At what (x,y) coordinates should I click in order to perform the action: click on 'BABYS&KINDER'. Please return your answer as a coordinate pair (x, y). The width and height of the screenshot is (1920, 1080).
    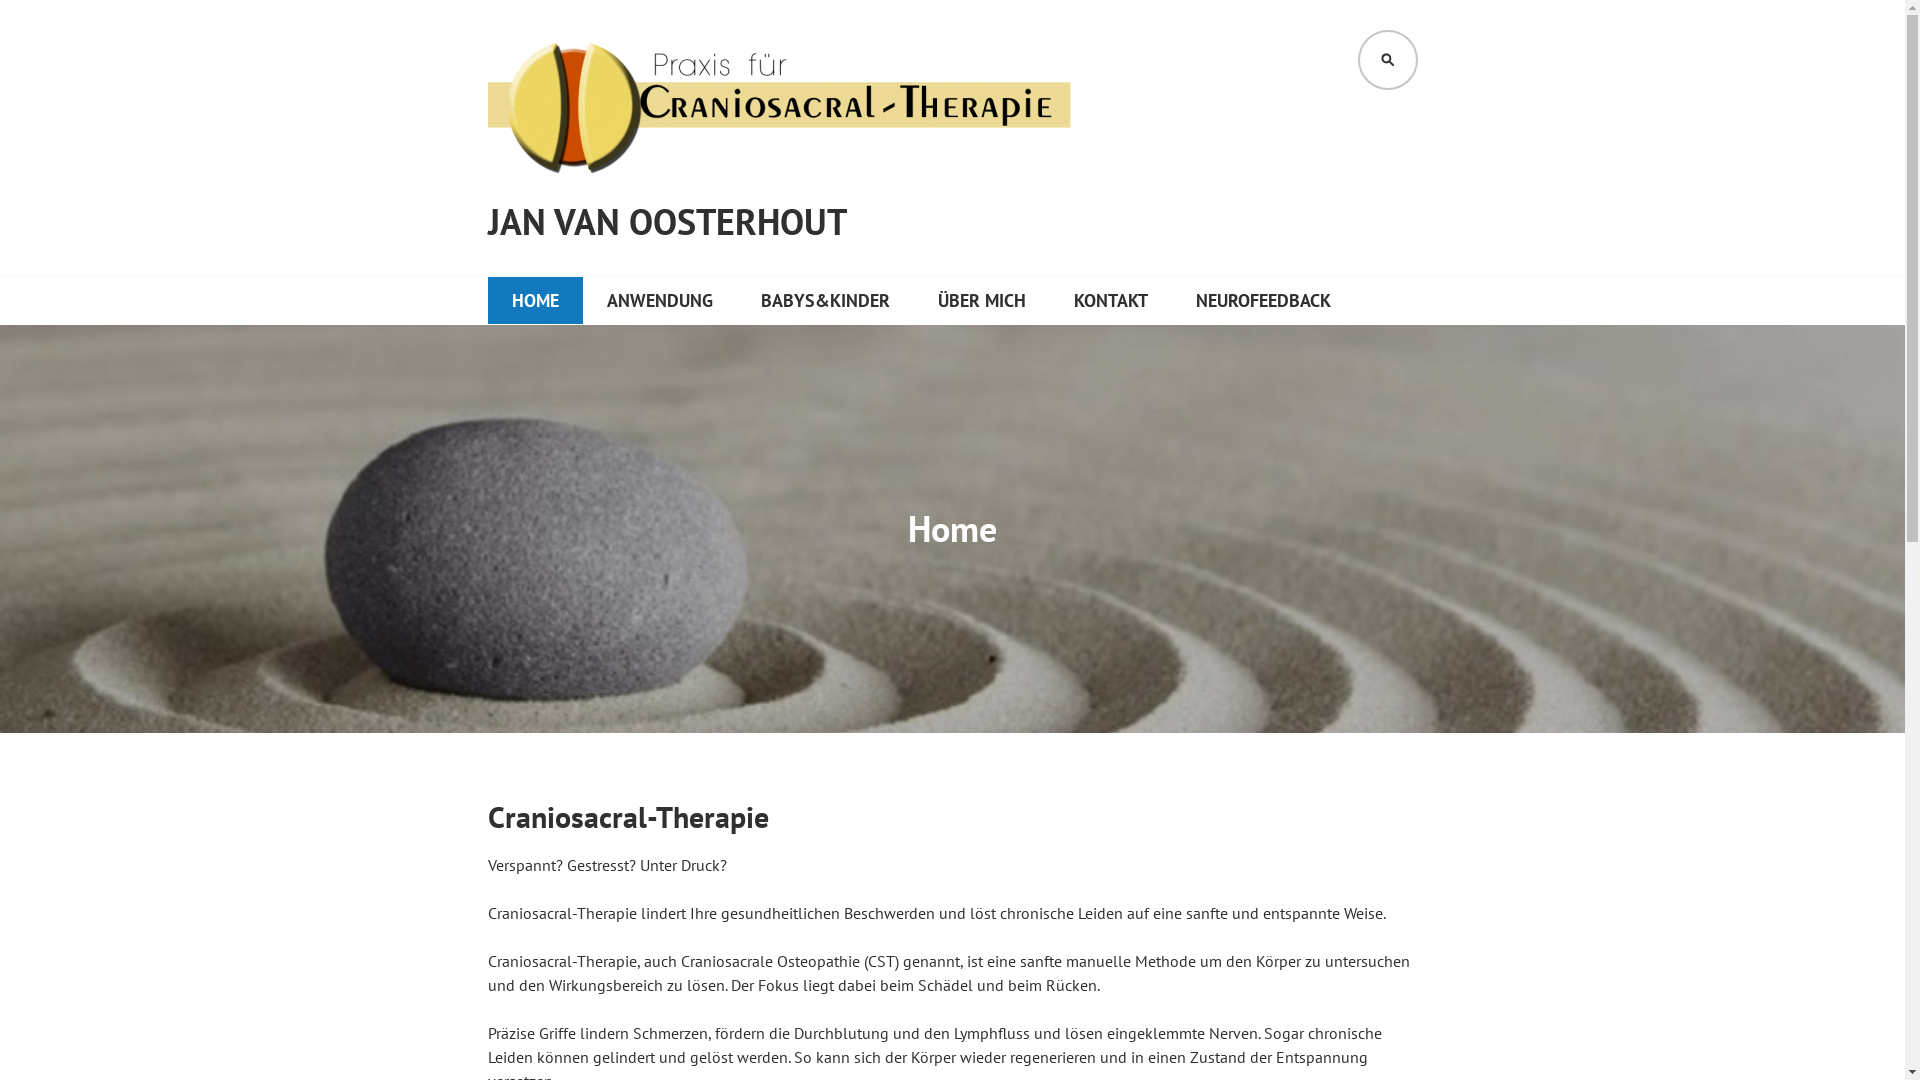
    Looking at the image, I should click on (824, 300).